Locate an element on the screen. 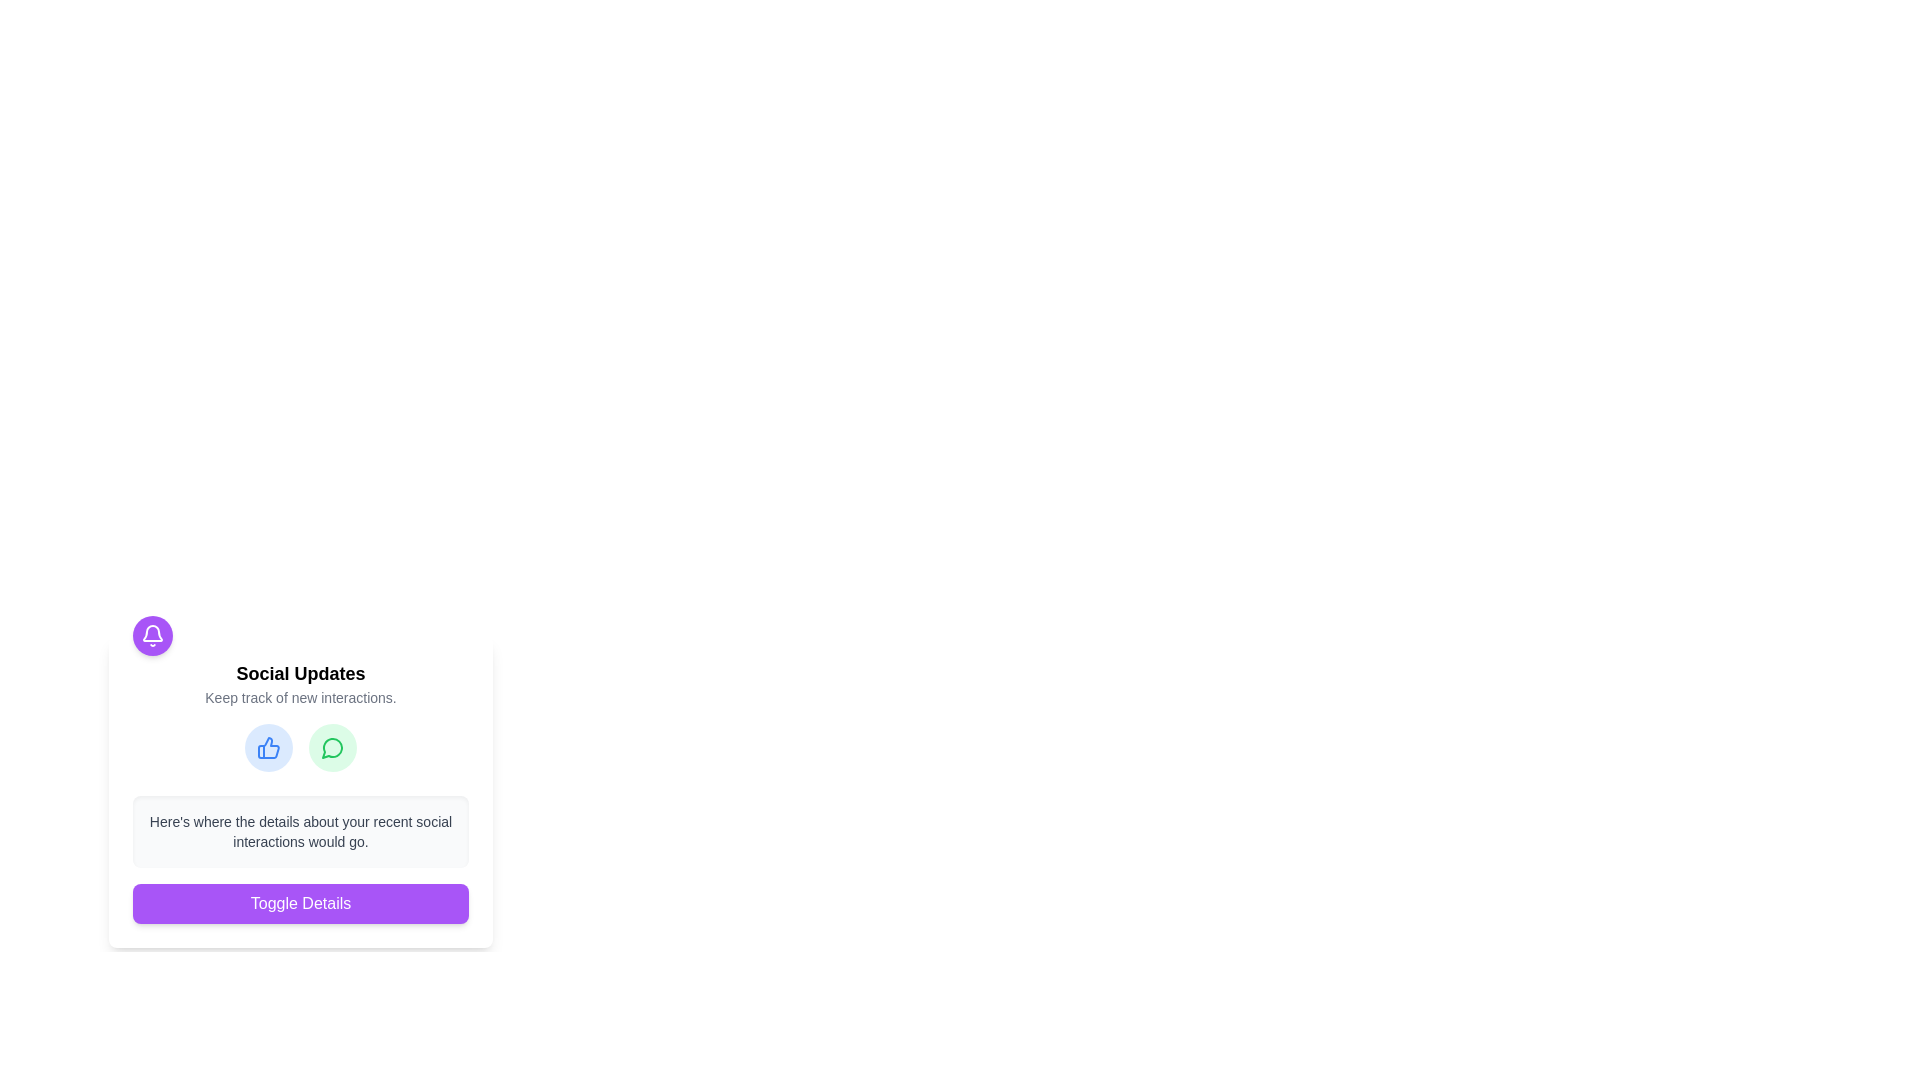  the Decorative icon shape located in the lower-right corner of the green icon, which symbolizes message or comment functionality is located at coordinates (332, 748).